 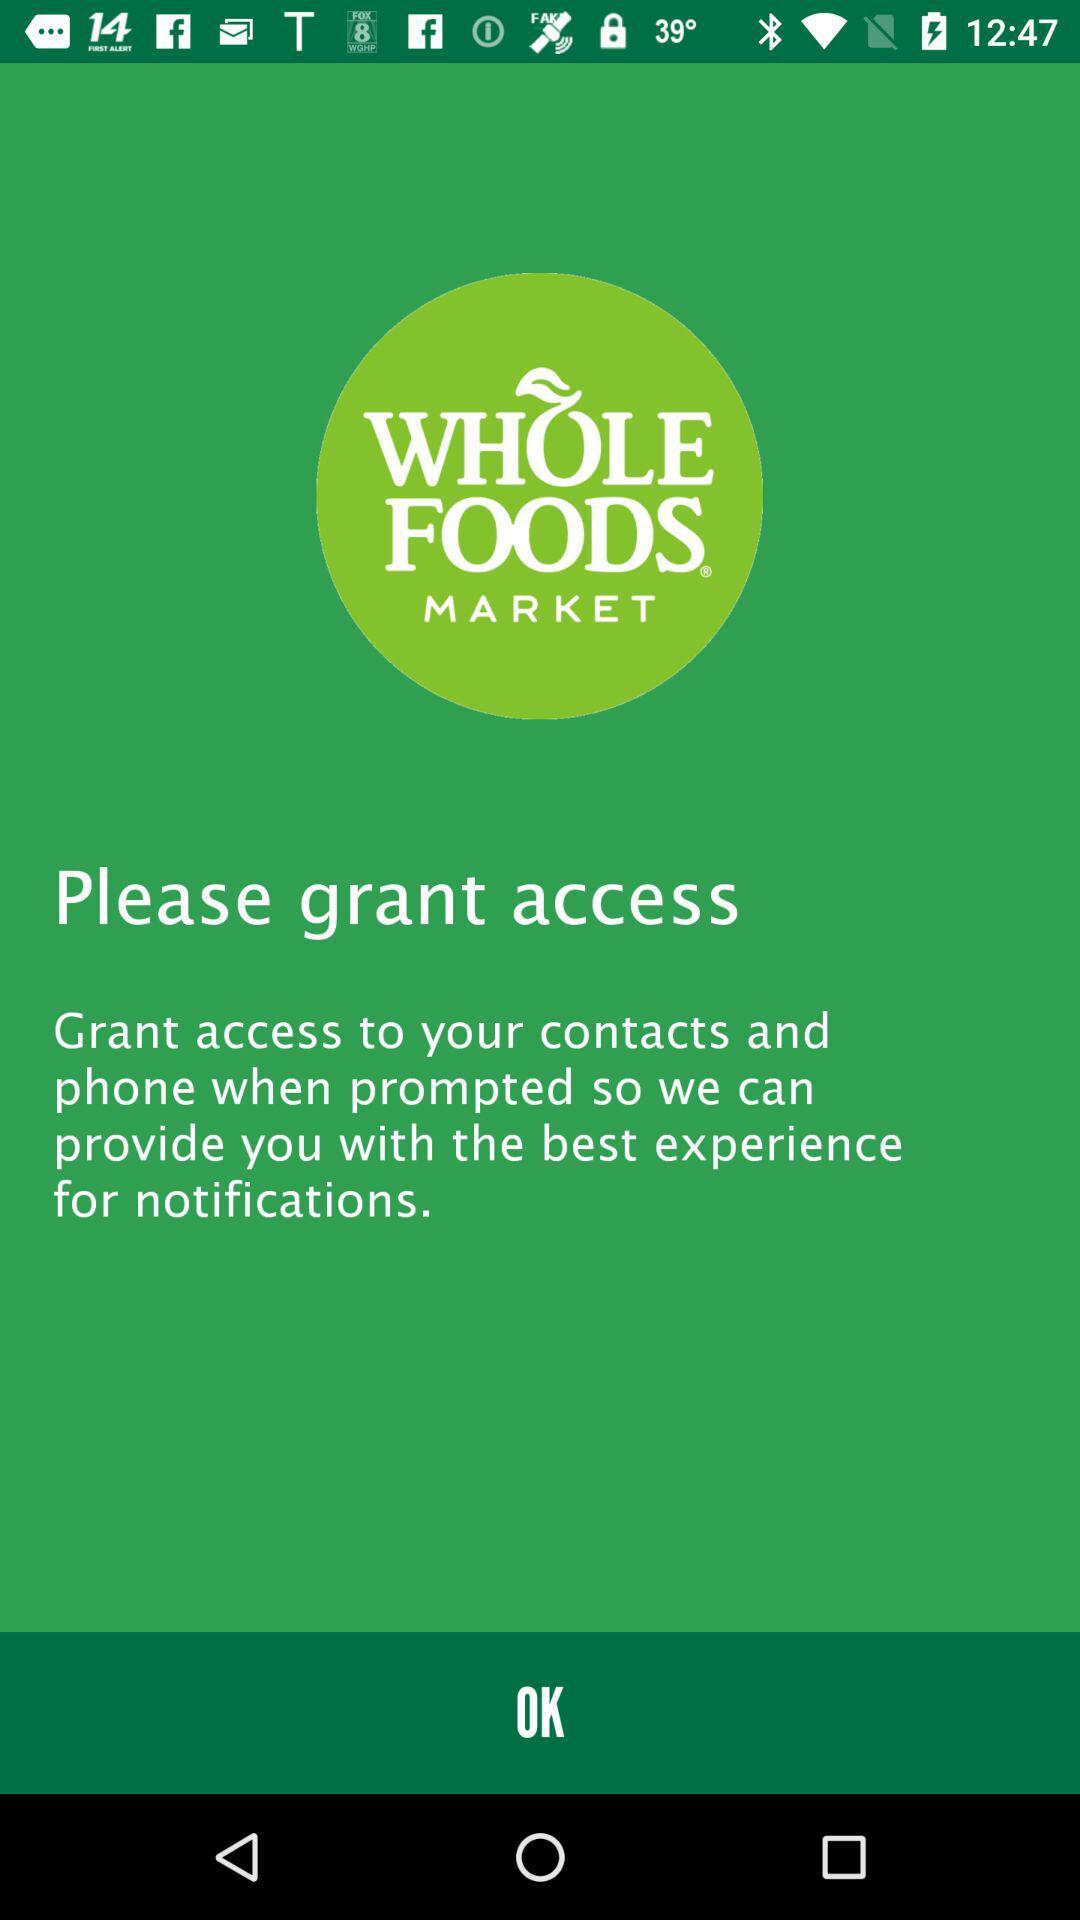 I want to click on the item below the grant access to, so click(x=540, y=1712).